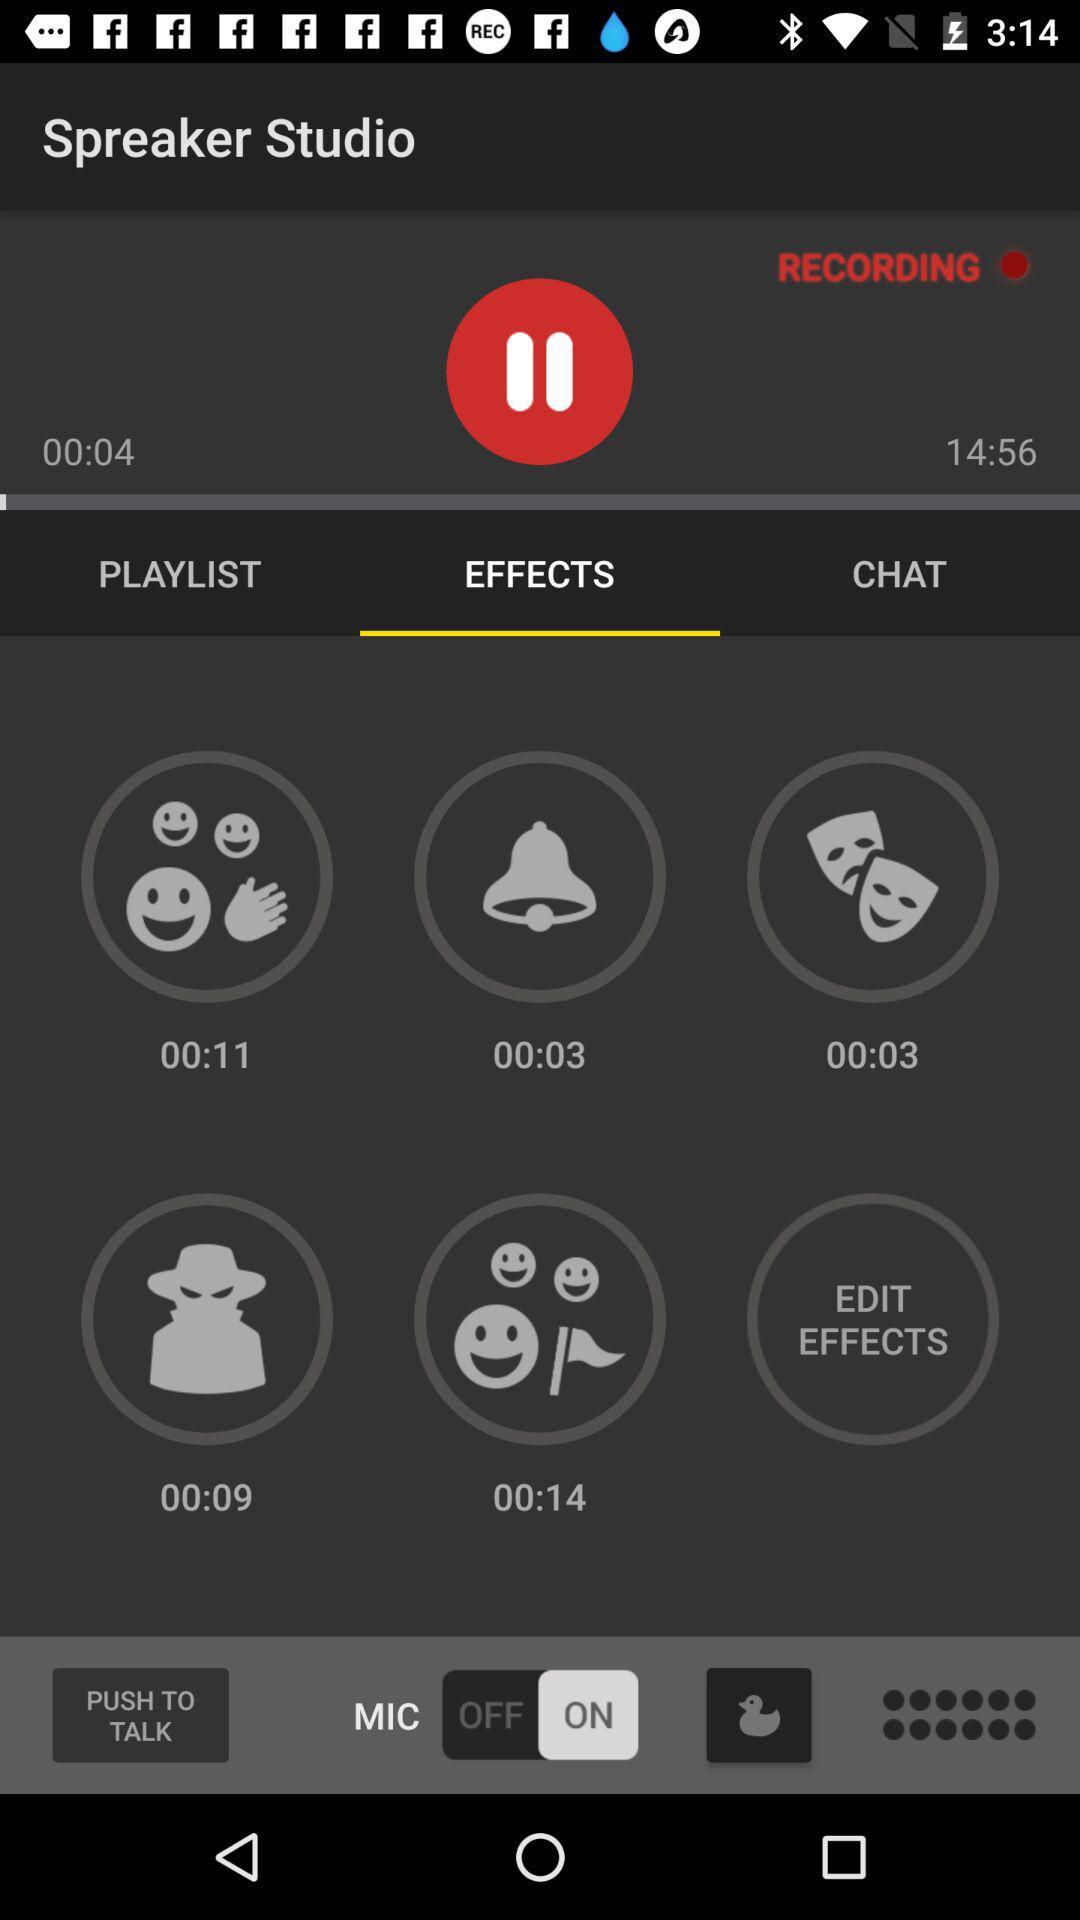 Image resolution: width=1080 pixels, height=1920 pixels. What do you see at coordinates (540, 876) in the screenshot?
I see `incorporate a bell-ringing sound` at bounding box center [540, 876].